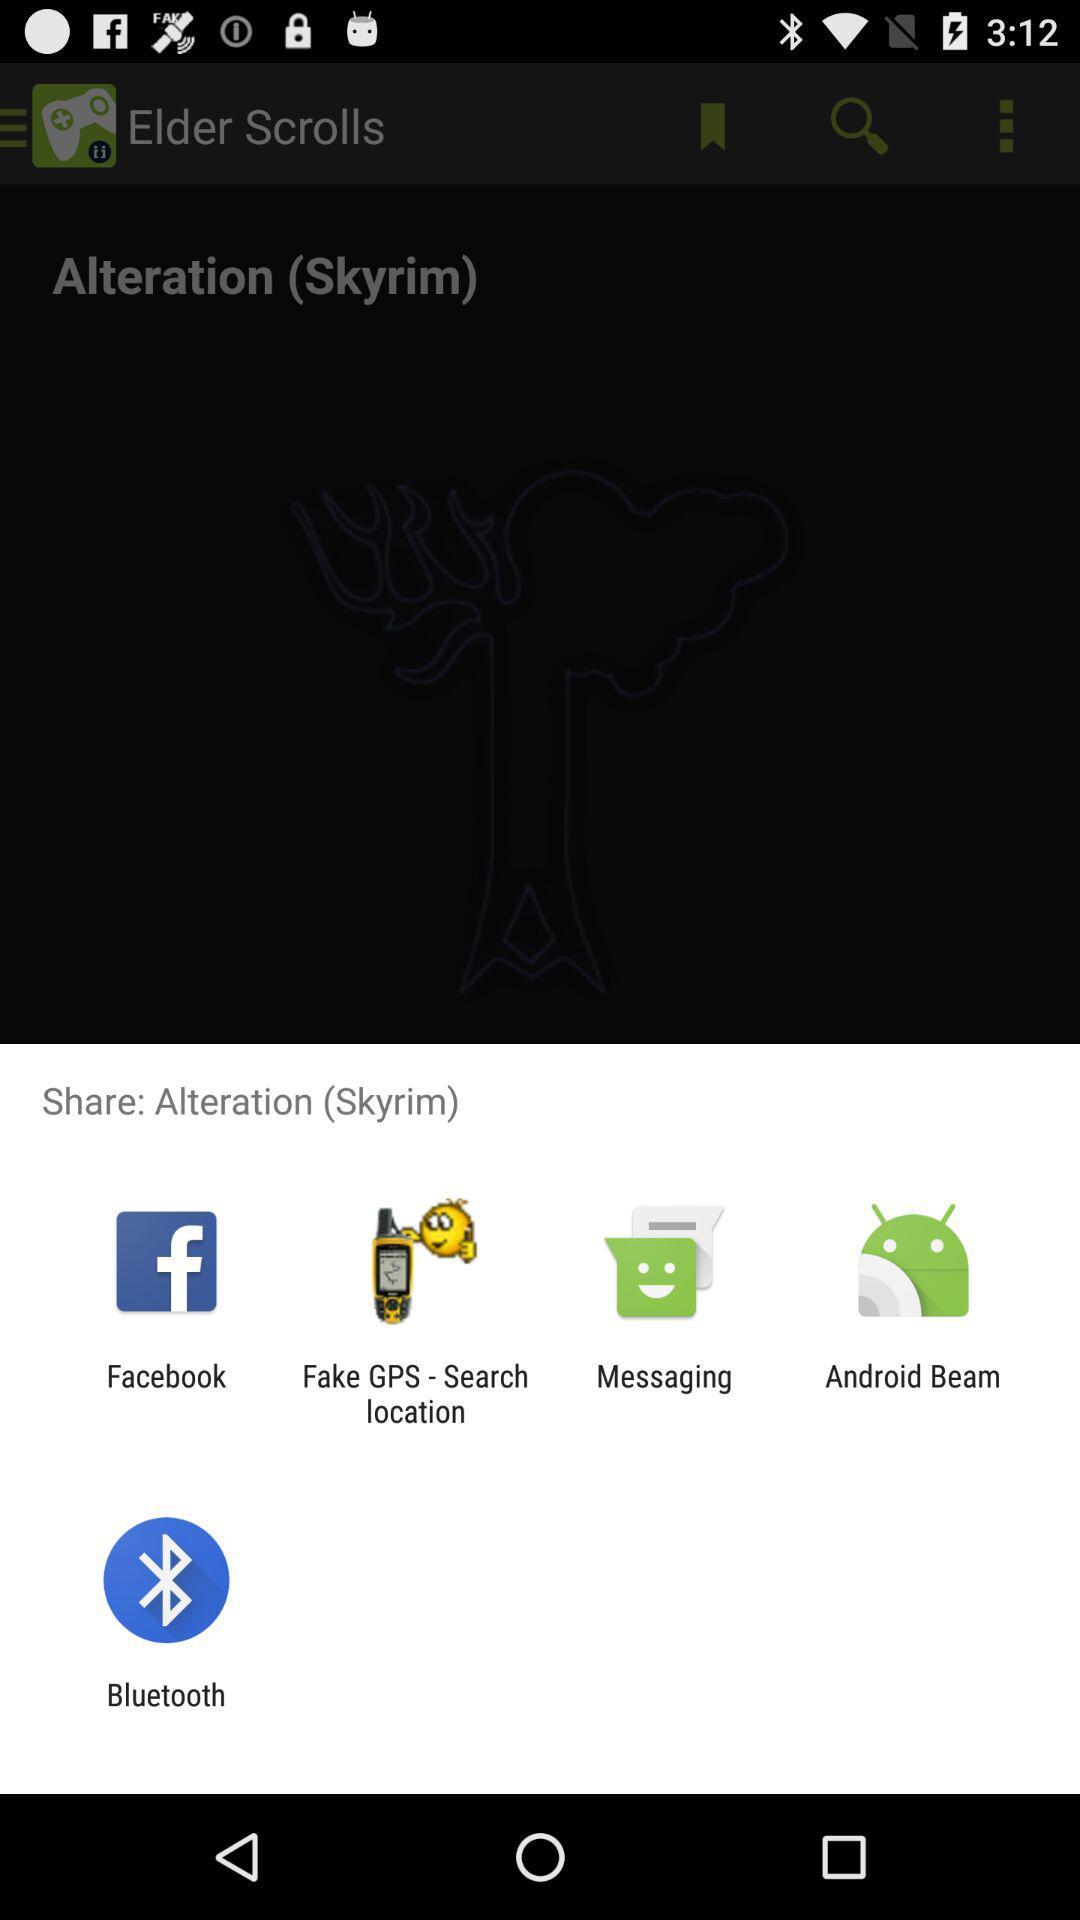  Describe the element at coordinates (664, 1392) in the screenshot. I see `the icon next to the fake gps search` at that location.